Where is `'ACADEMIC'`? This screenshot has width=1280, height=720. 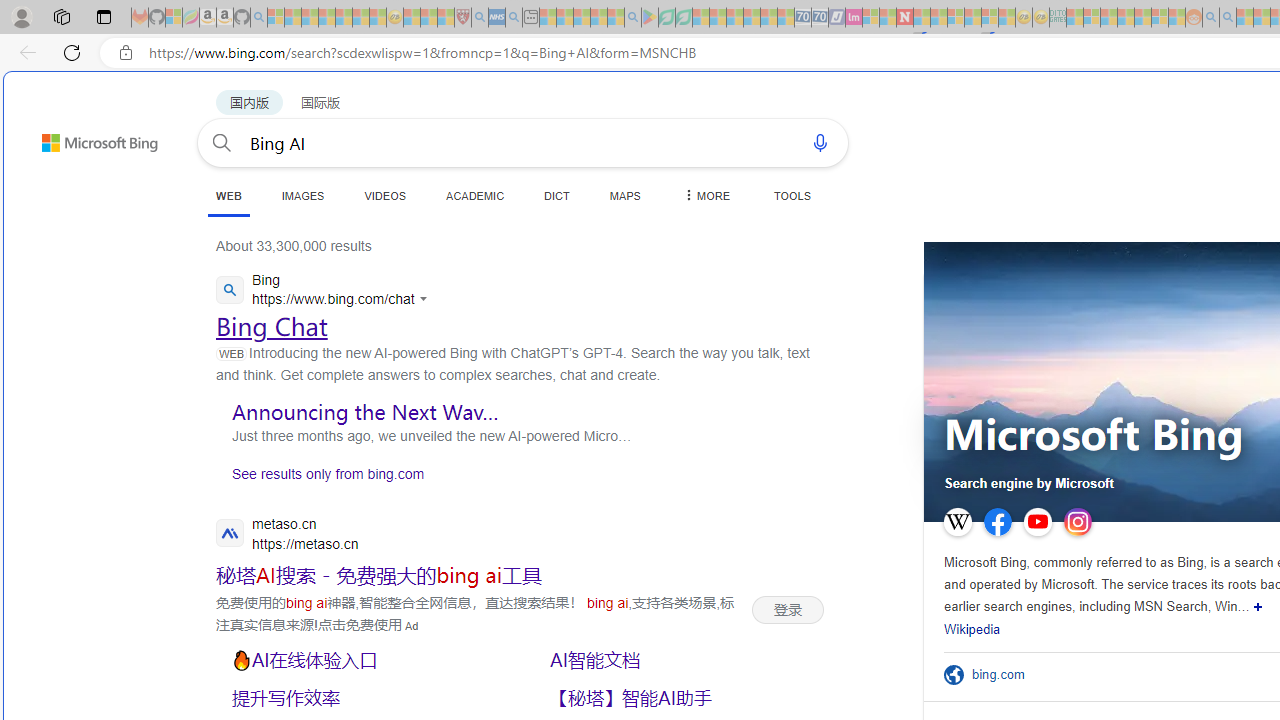 'ACADEMIC' is located at coordinates (474, 195).